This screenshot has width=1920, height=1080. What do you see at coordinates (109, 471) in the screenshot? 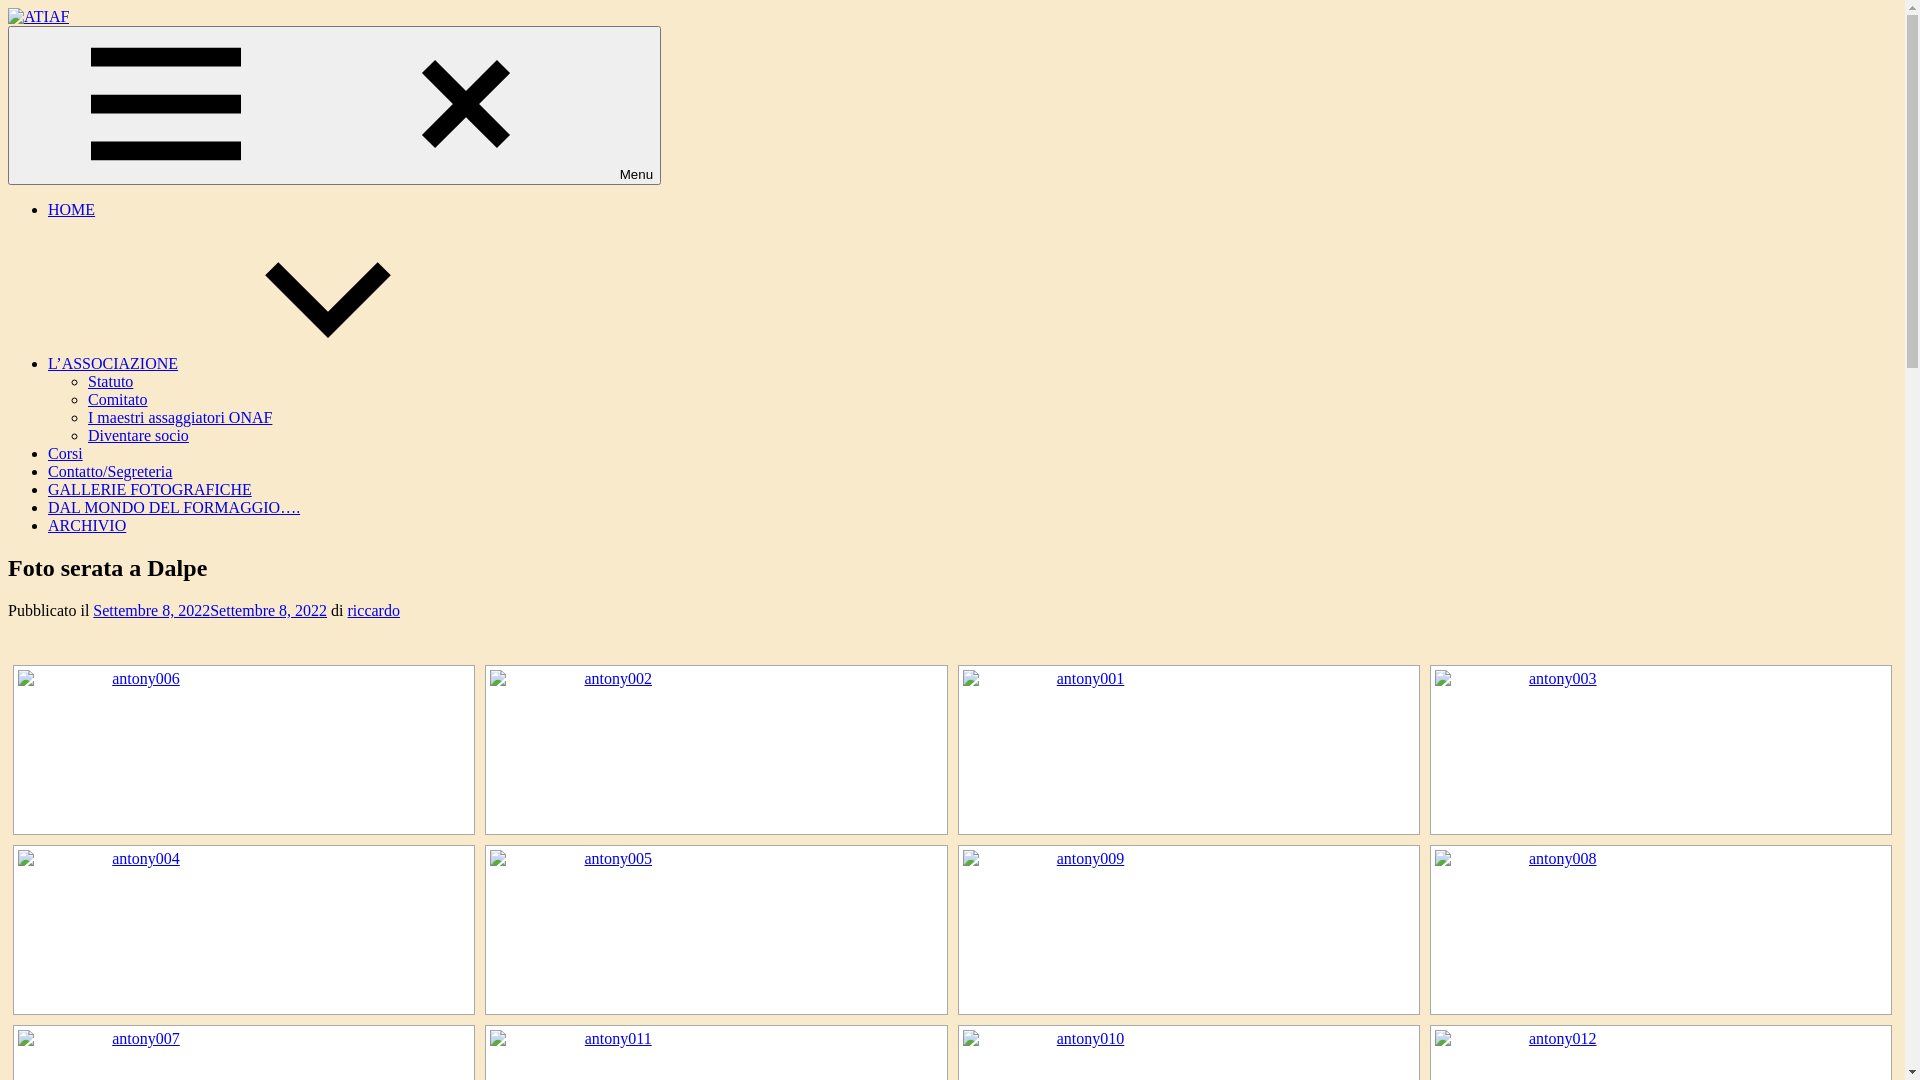
I see `'Contatto/Segreteria'` at bounding box center [109, 471].